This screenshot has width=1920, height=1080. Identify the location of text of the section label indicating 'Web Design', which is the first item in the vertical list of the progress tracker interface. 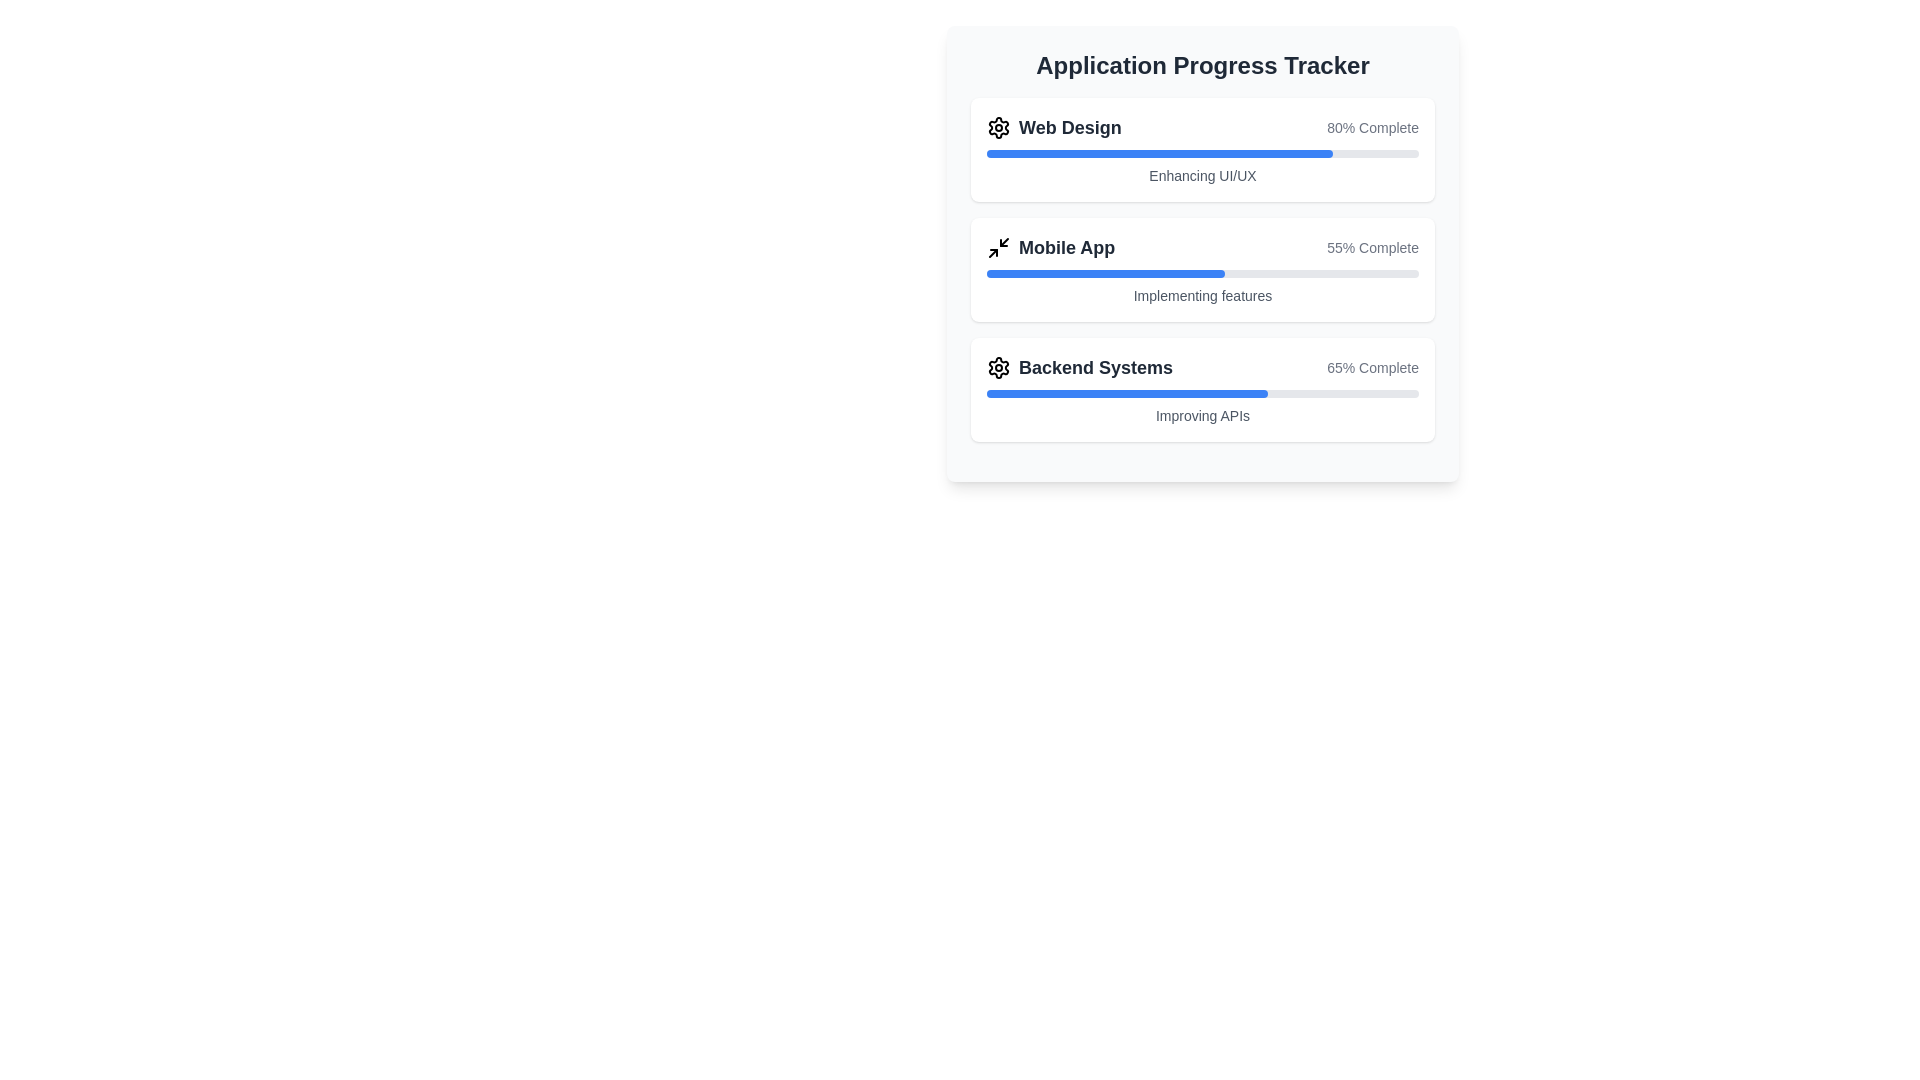
(1053, 127).